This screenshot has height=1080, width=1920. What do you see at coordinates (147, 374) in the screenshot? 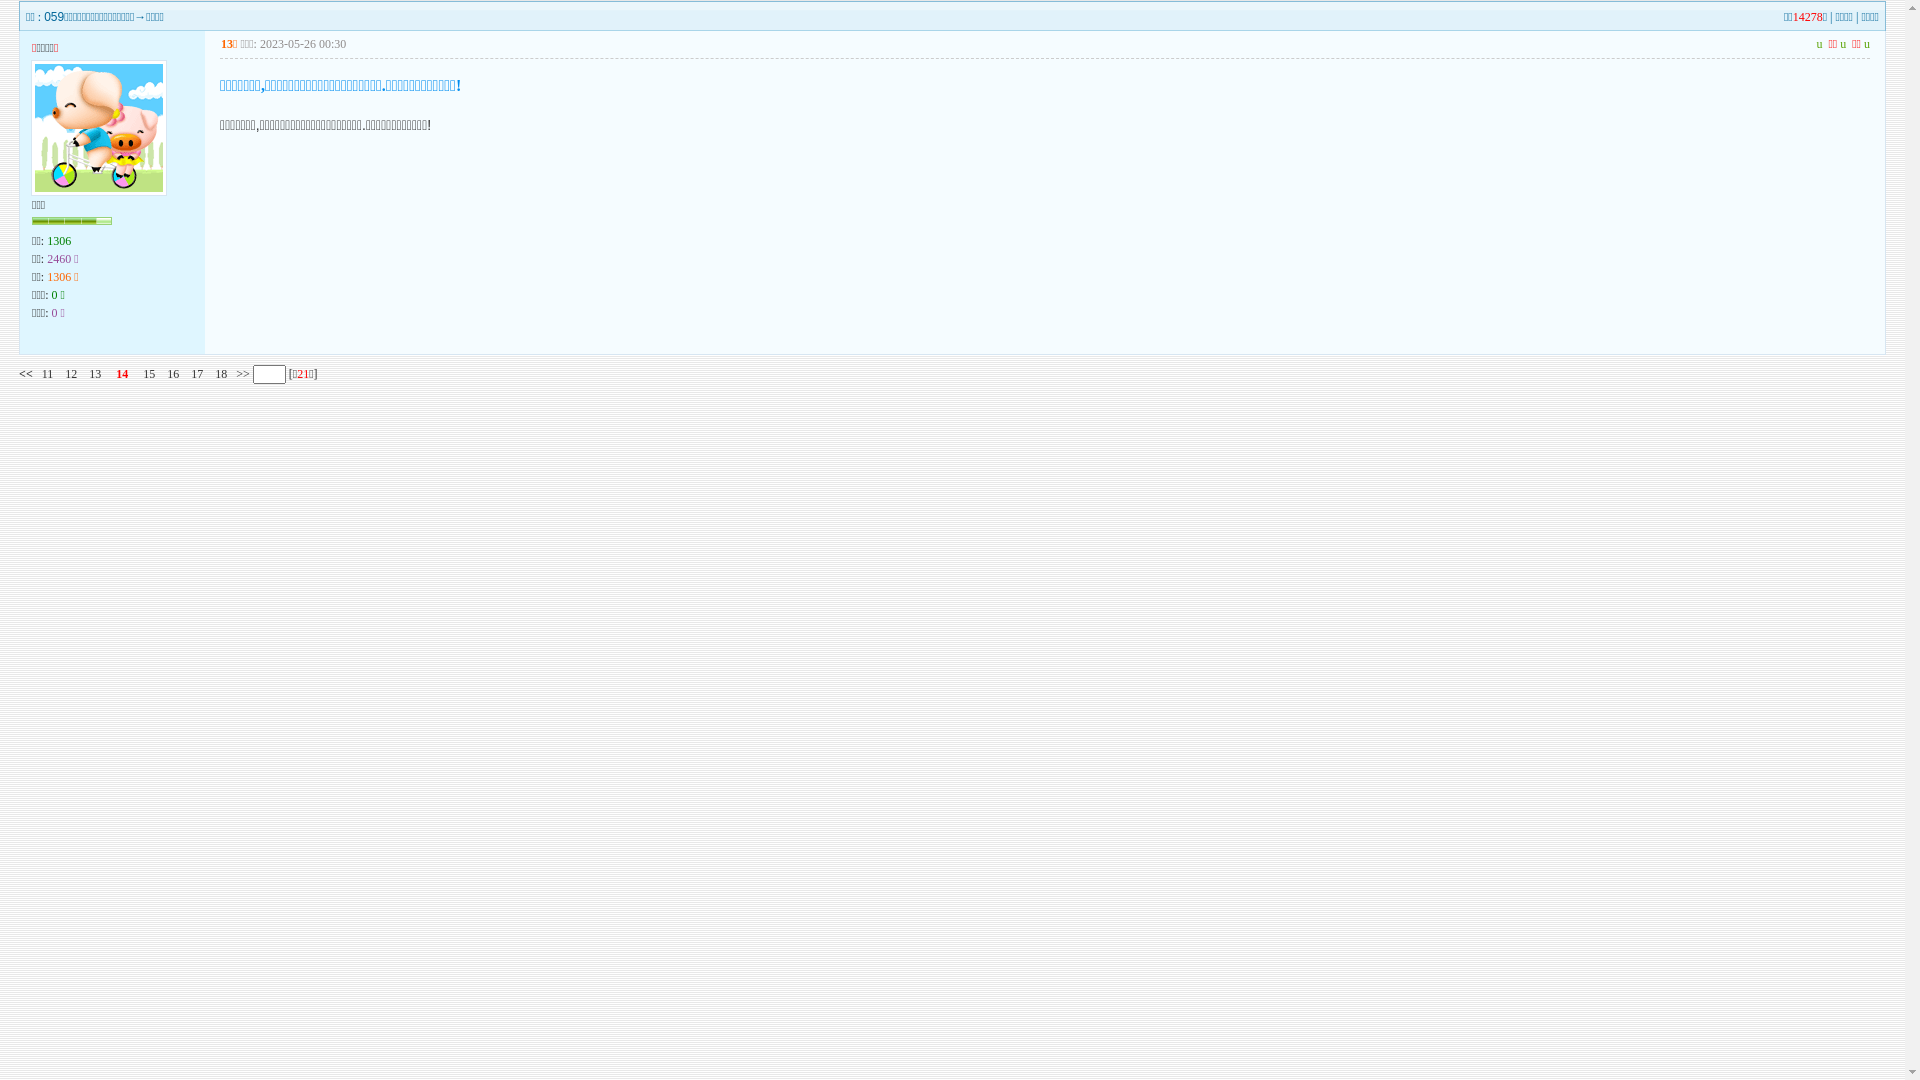
I see `'15'` at bounding box center [147, 374].